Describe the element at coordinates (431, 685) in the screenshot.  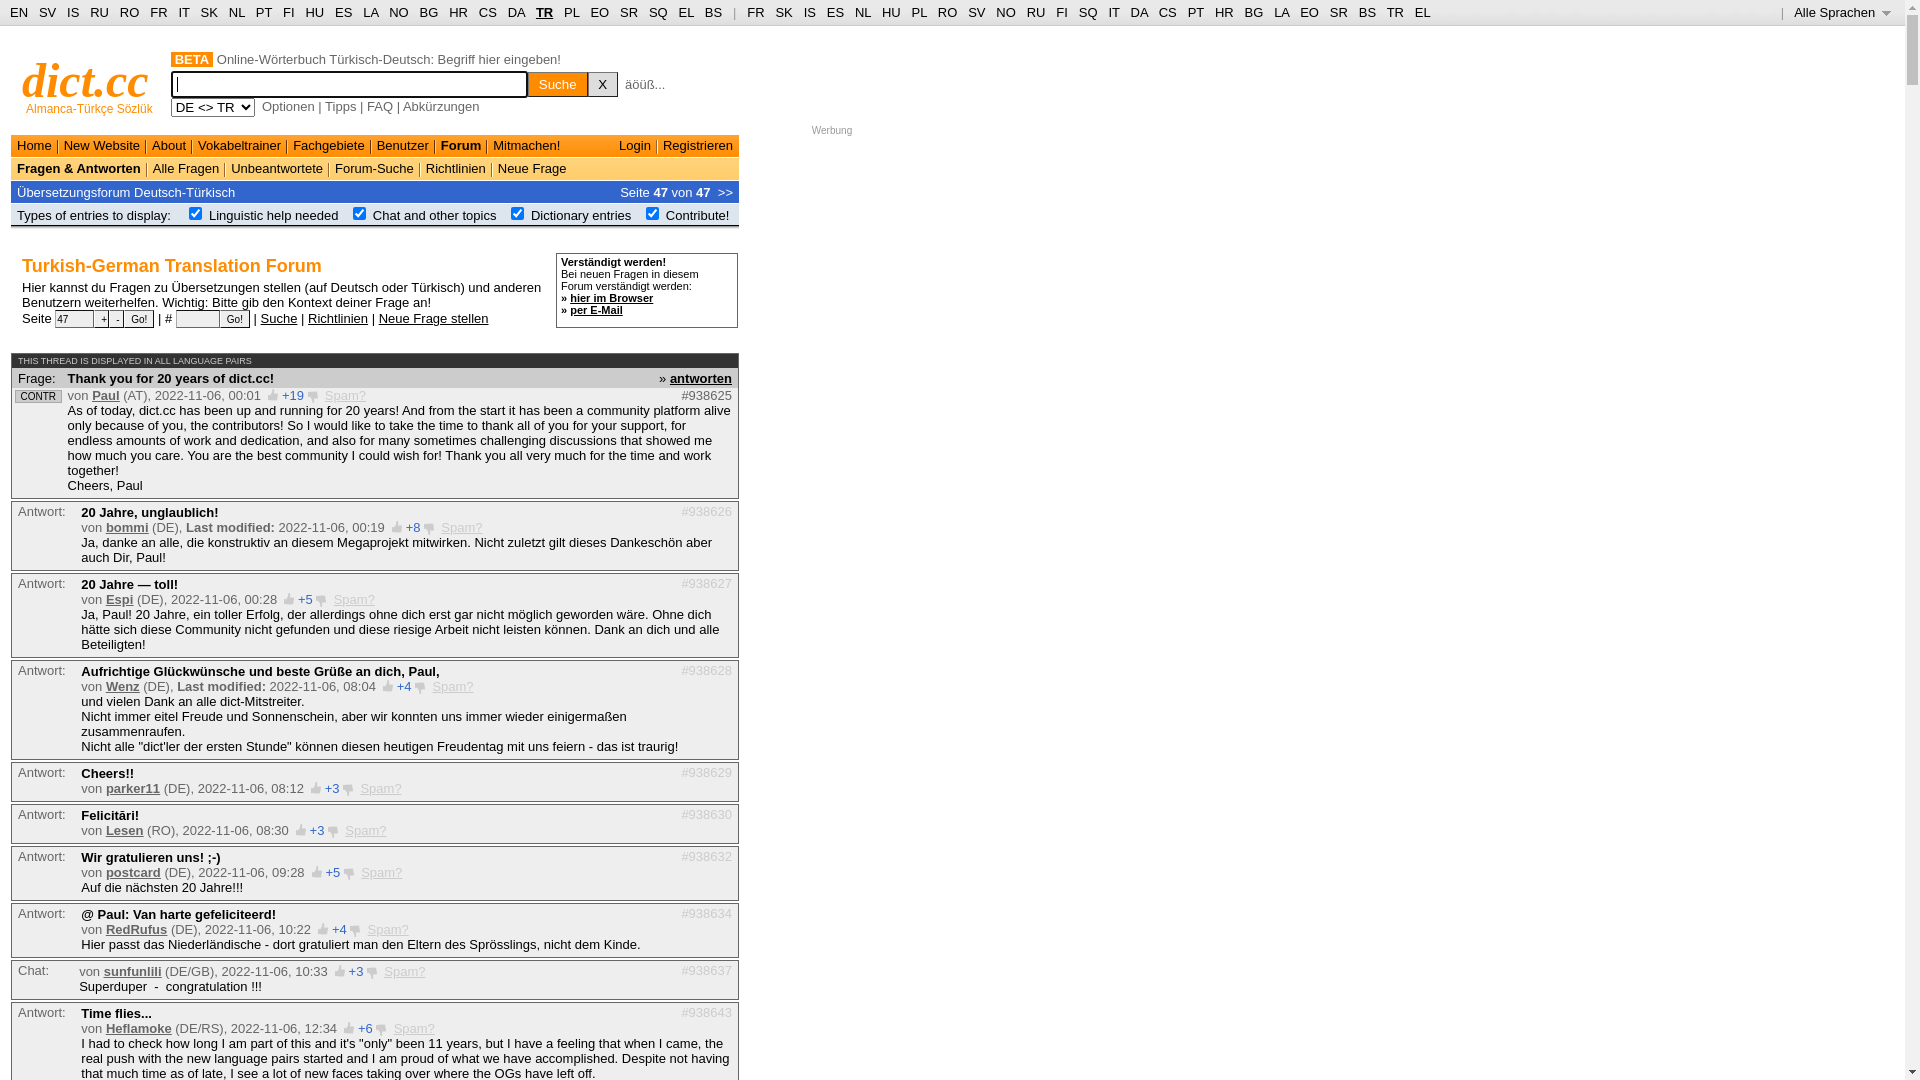
I see `'Spam?'` at that location.